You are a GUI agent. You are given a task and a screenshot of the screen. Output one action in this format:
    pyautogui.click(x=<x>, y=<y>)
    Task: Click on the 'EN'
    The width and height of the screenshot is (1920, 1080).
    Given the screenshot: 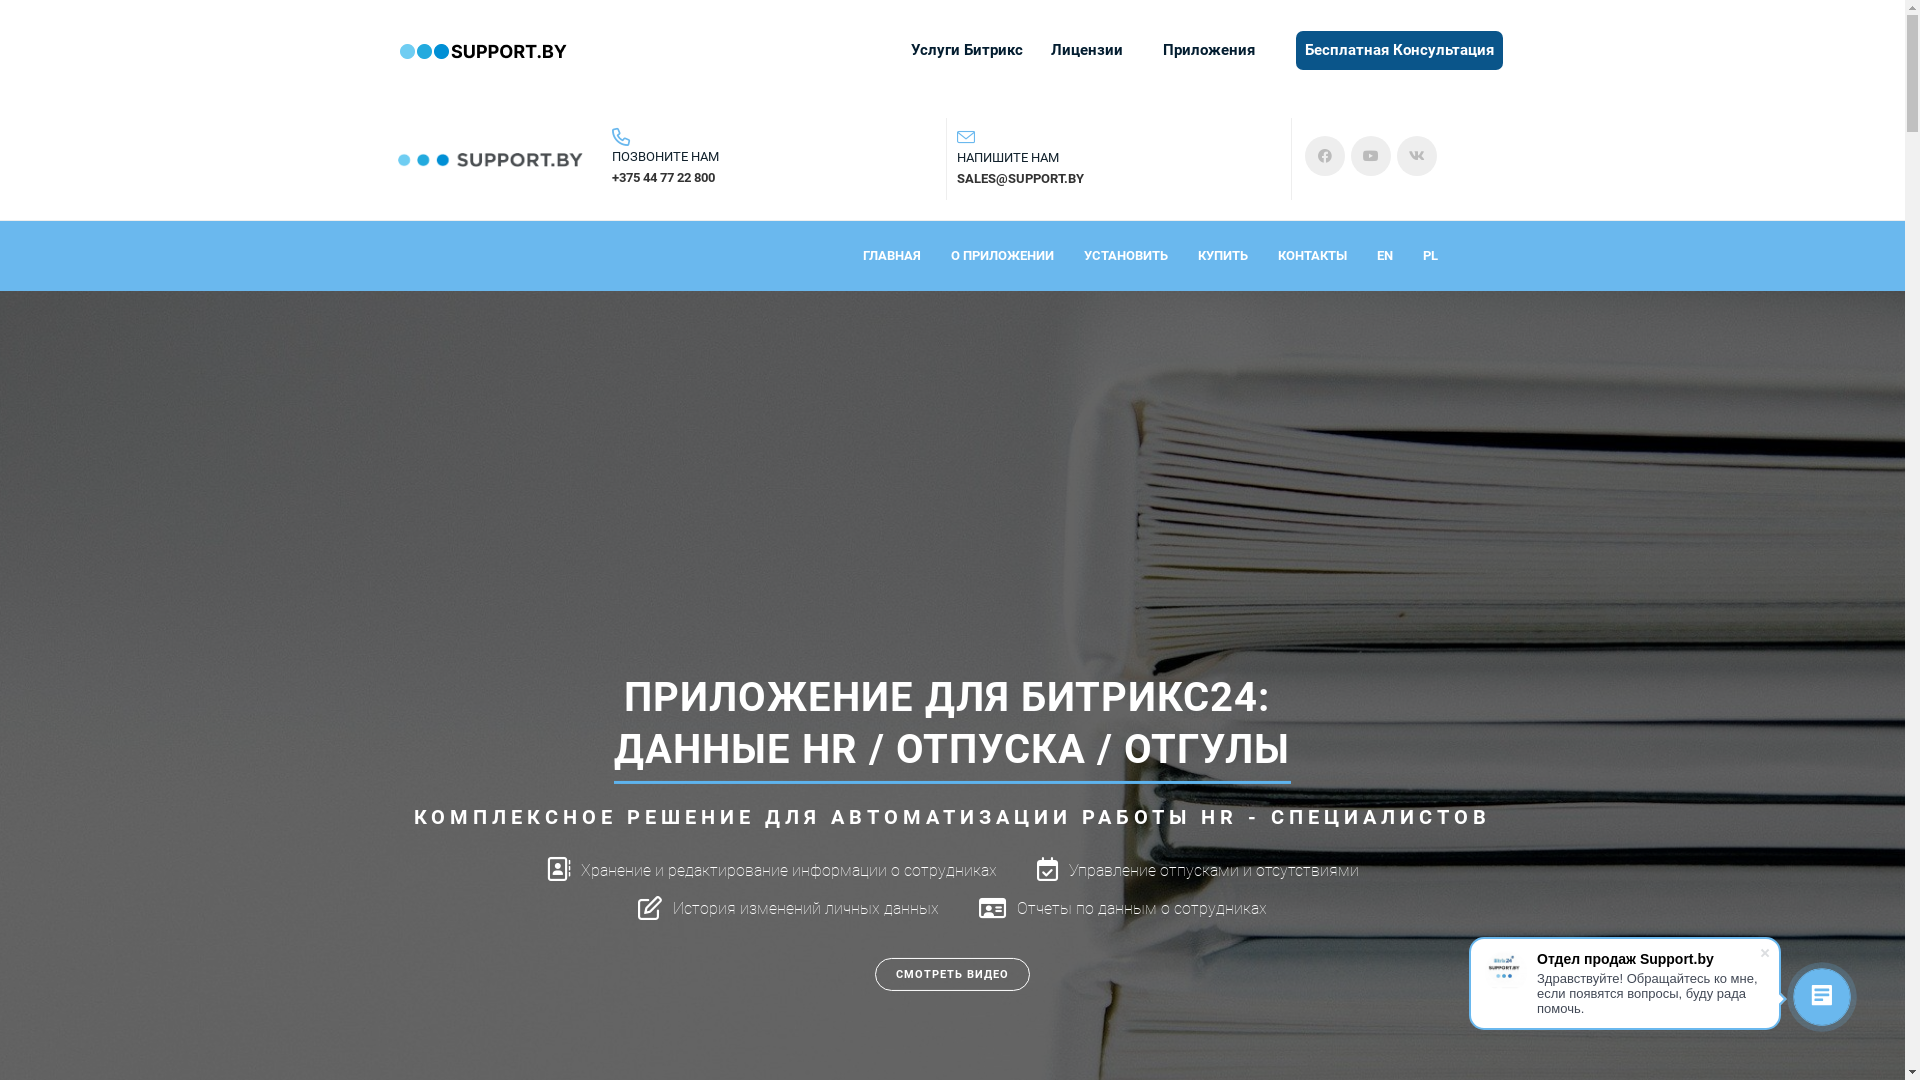 What is the action you would take?
    pyautogui.click(x=1376, y=255)
    